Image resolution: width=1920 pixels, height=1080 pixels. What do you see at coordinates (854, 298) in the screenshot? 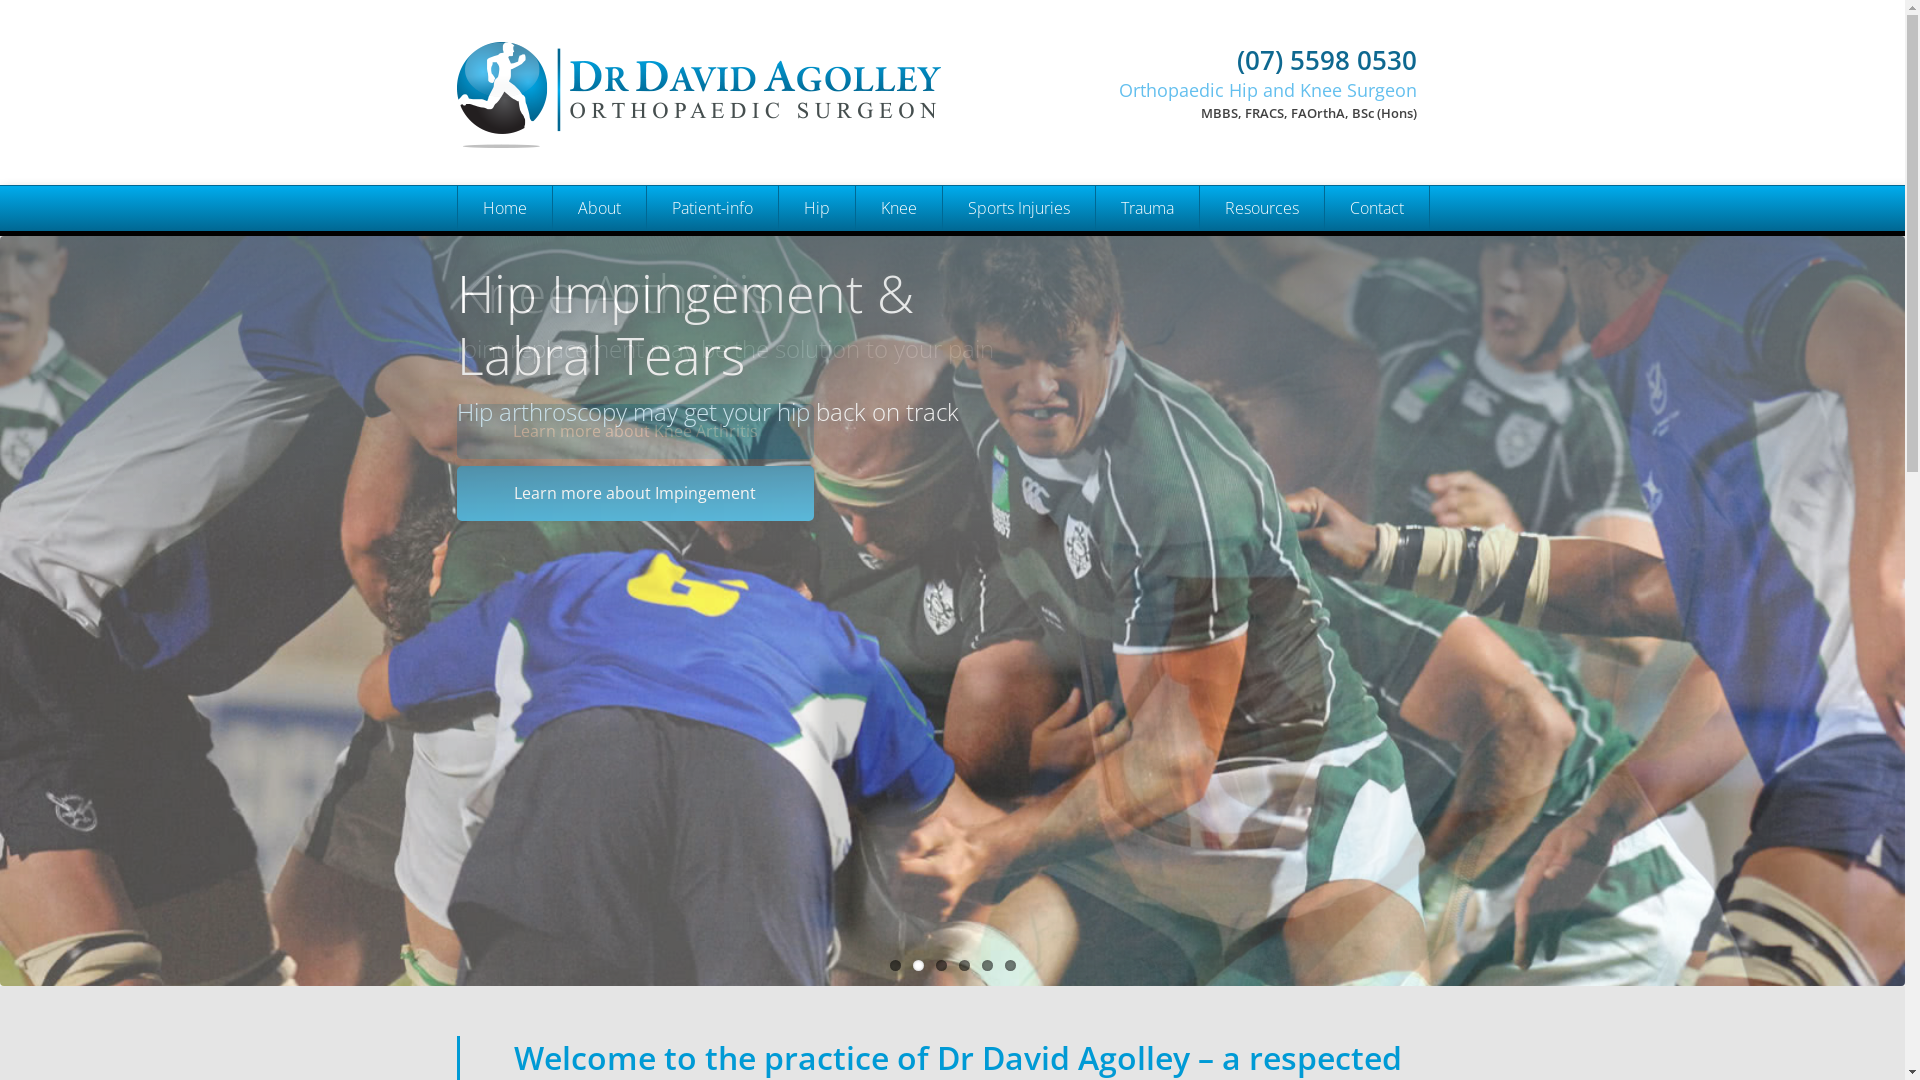
I see `'Knee Replacement'` at bounding box center [854, 298].